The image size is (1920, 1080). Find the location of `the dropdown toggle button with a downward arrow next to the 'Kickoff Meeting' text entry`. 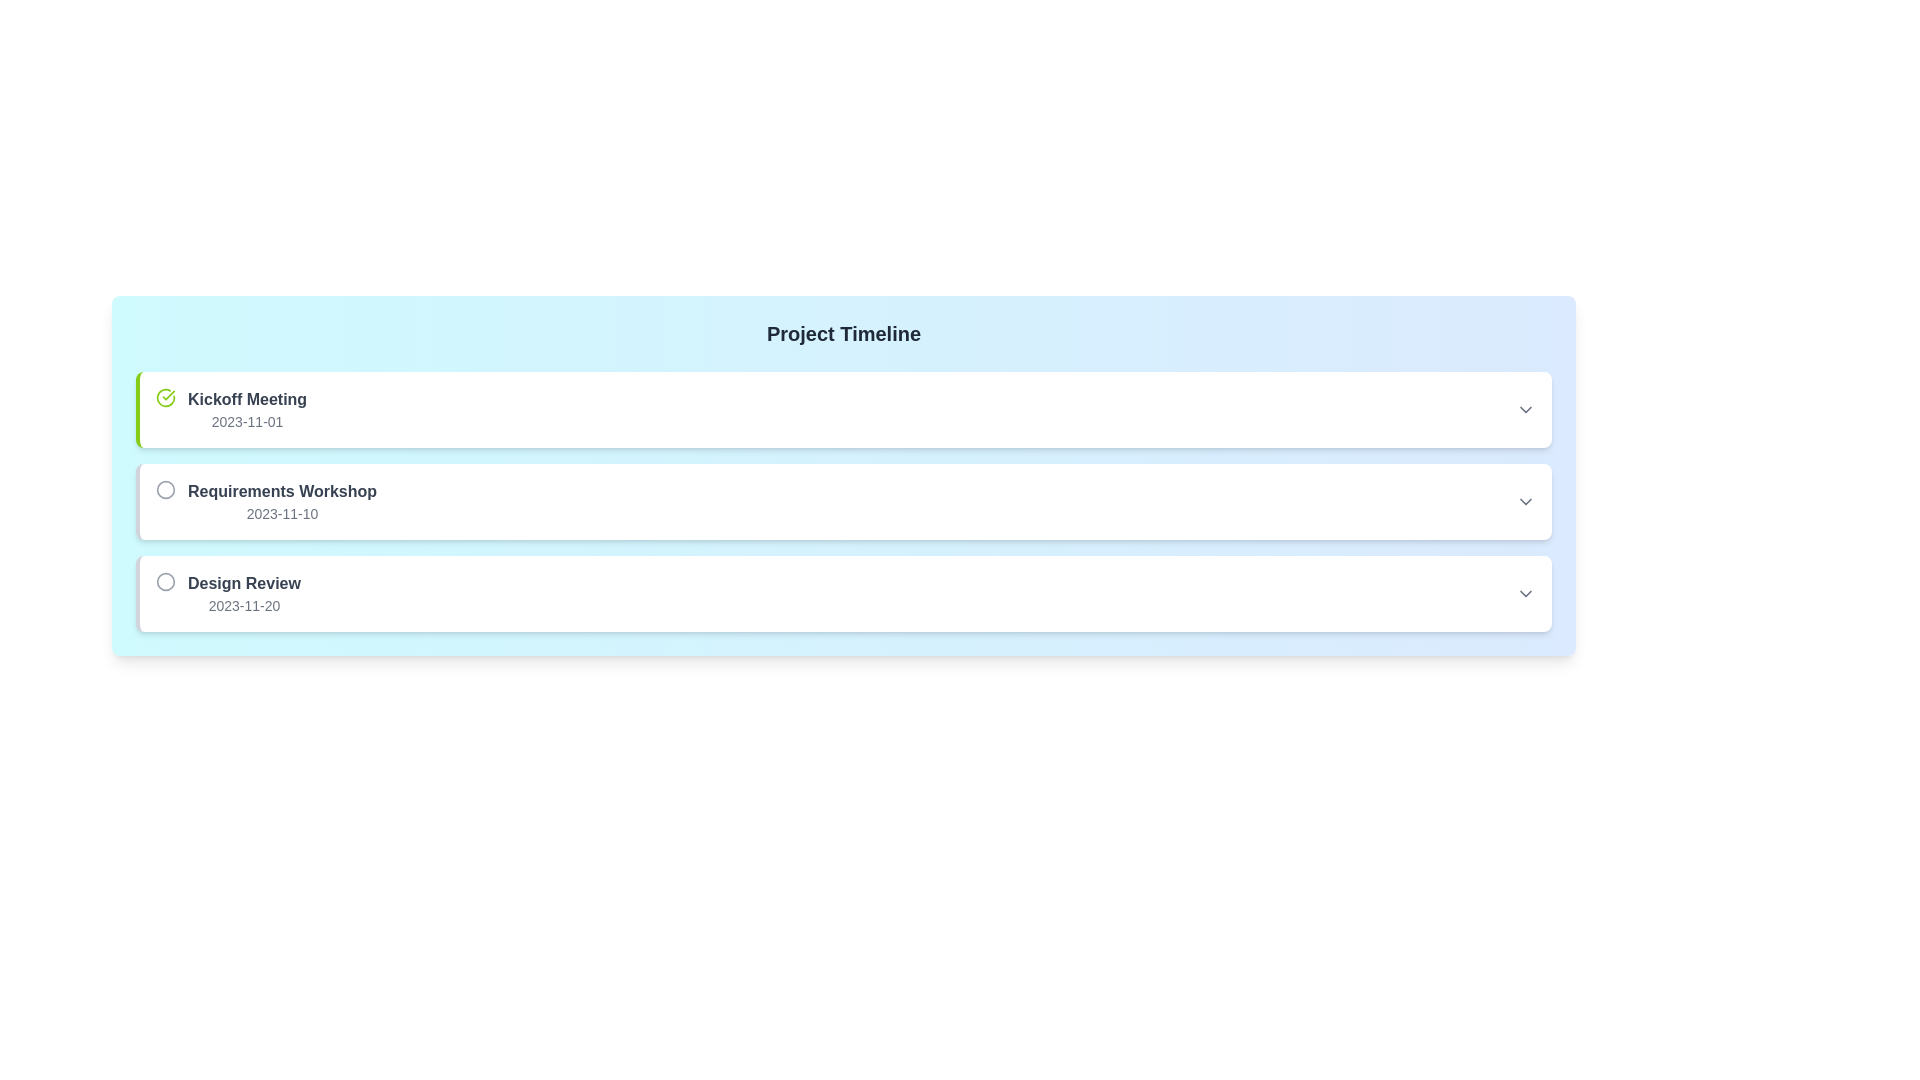

the dropdown toggle button with a downward arrow next to the 'Kickoff Meeting' text entry is located at coordinates (1525, 408).